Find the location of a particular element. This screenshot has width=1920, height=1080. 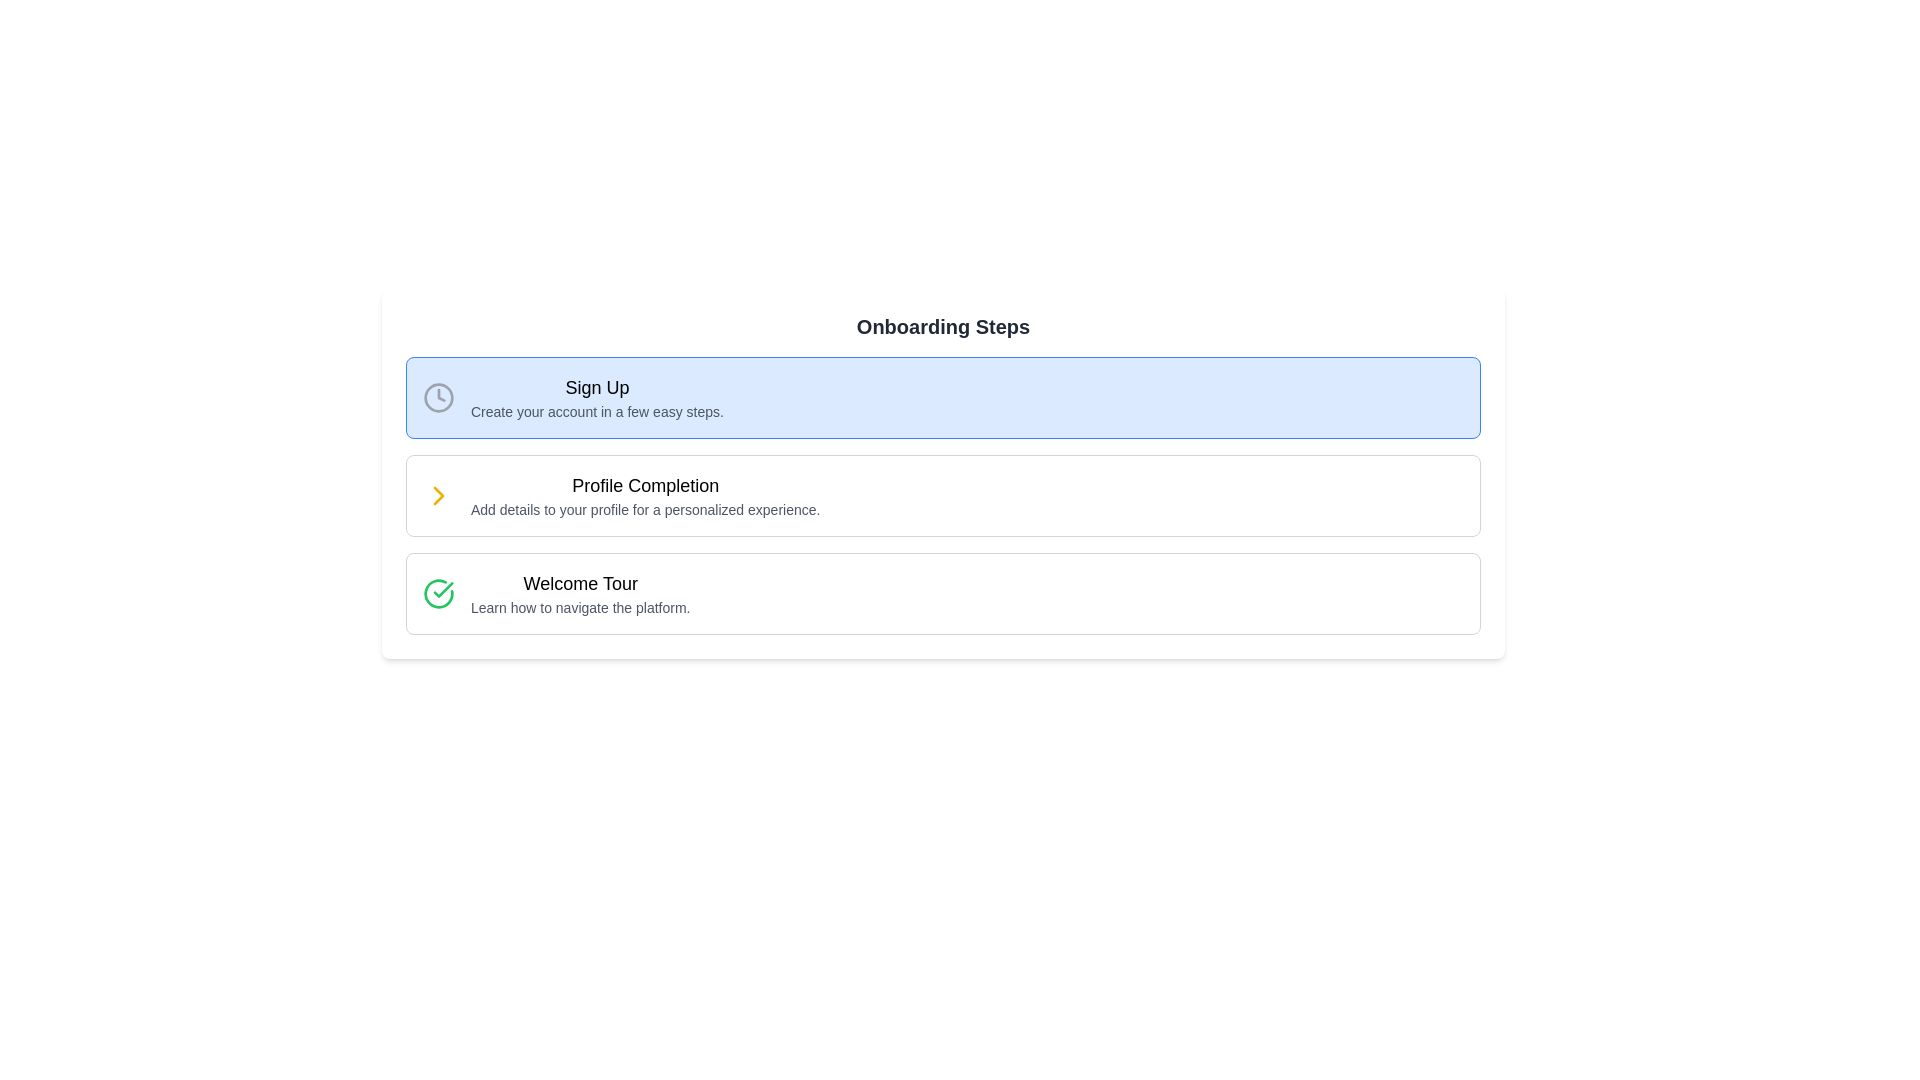

the time or promptness icon located at the top-left of the 'Sign Up' button, which indicates quick and efficient account creation is located at coordinates (437, 397).